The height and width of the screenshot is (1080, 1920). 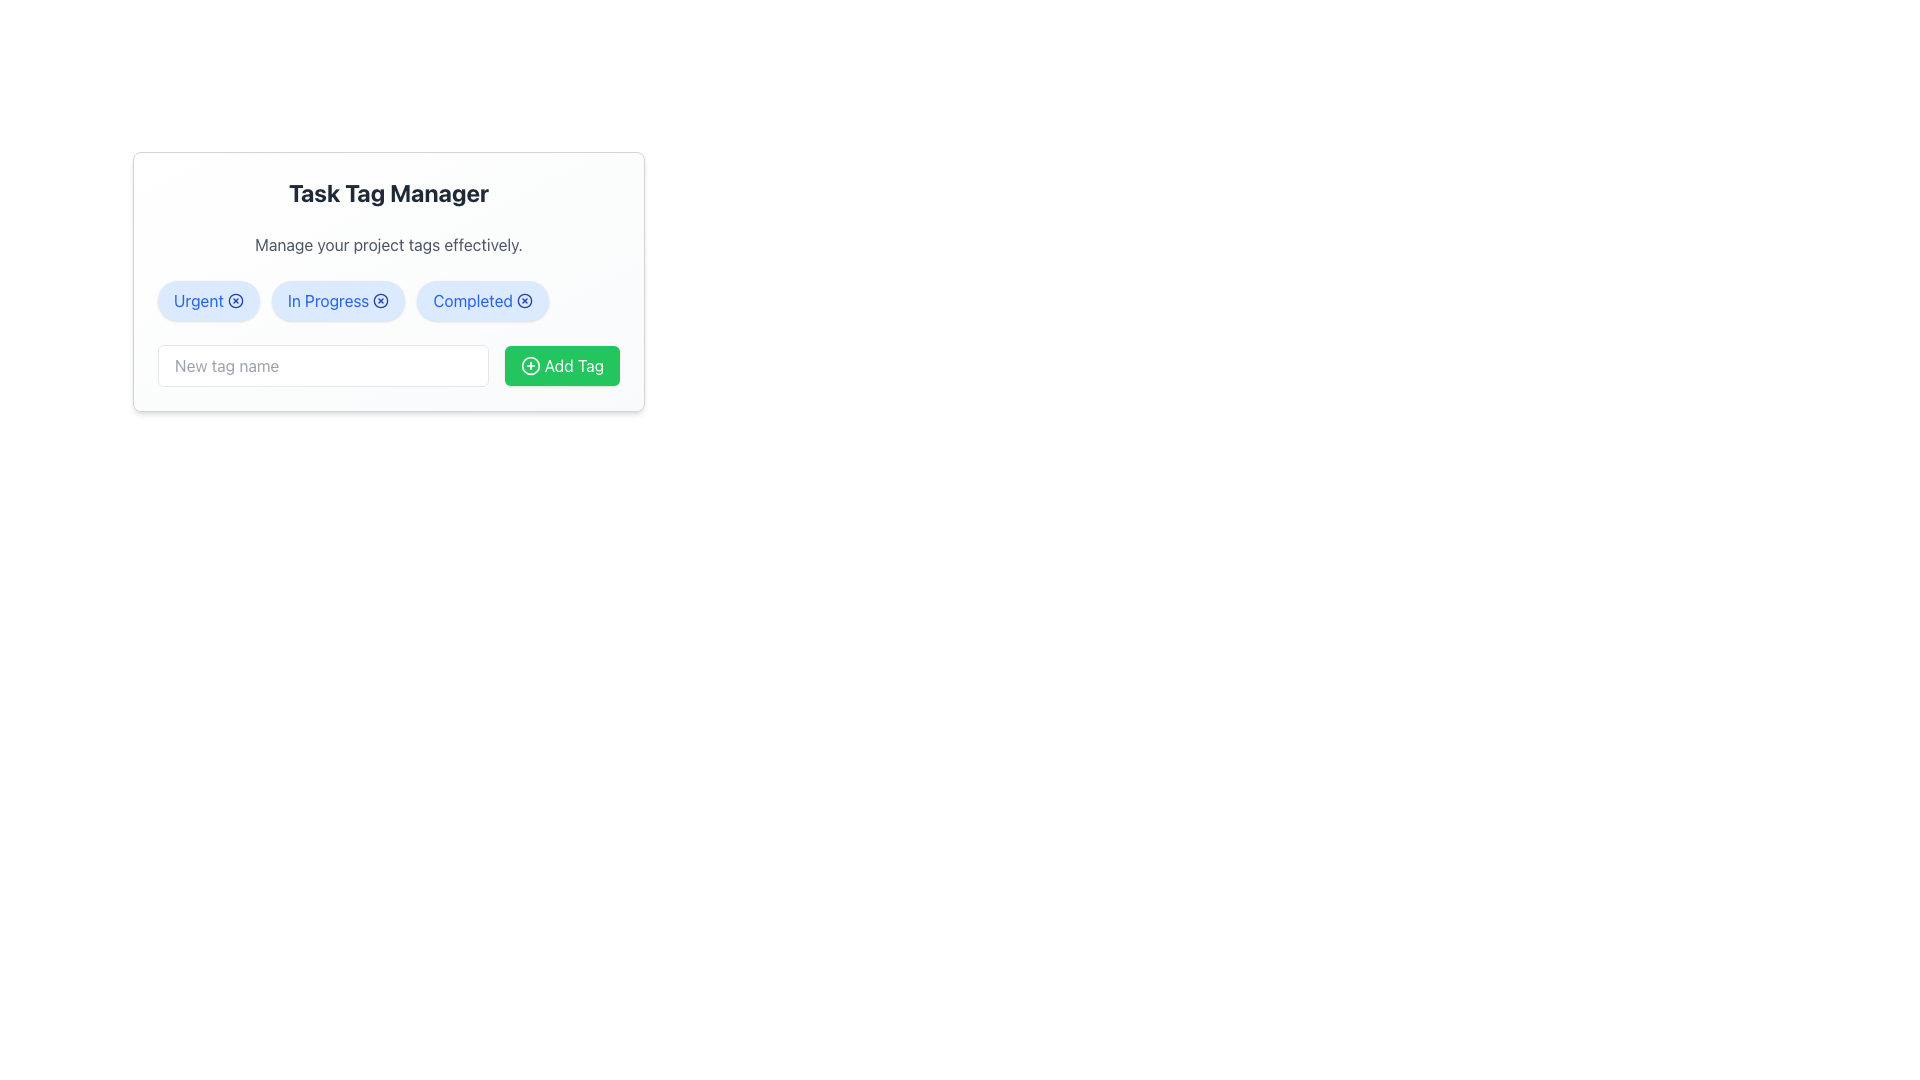 What do you see at coordinates (472, 300) in the screenshot?
I see `the 'Completed' text label, which visually represents completed items in the task management interface, positioned centrally below the 'Task Tag Manager' header` at bounding box center [472, 300].